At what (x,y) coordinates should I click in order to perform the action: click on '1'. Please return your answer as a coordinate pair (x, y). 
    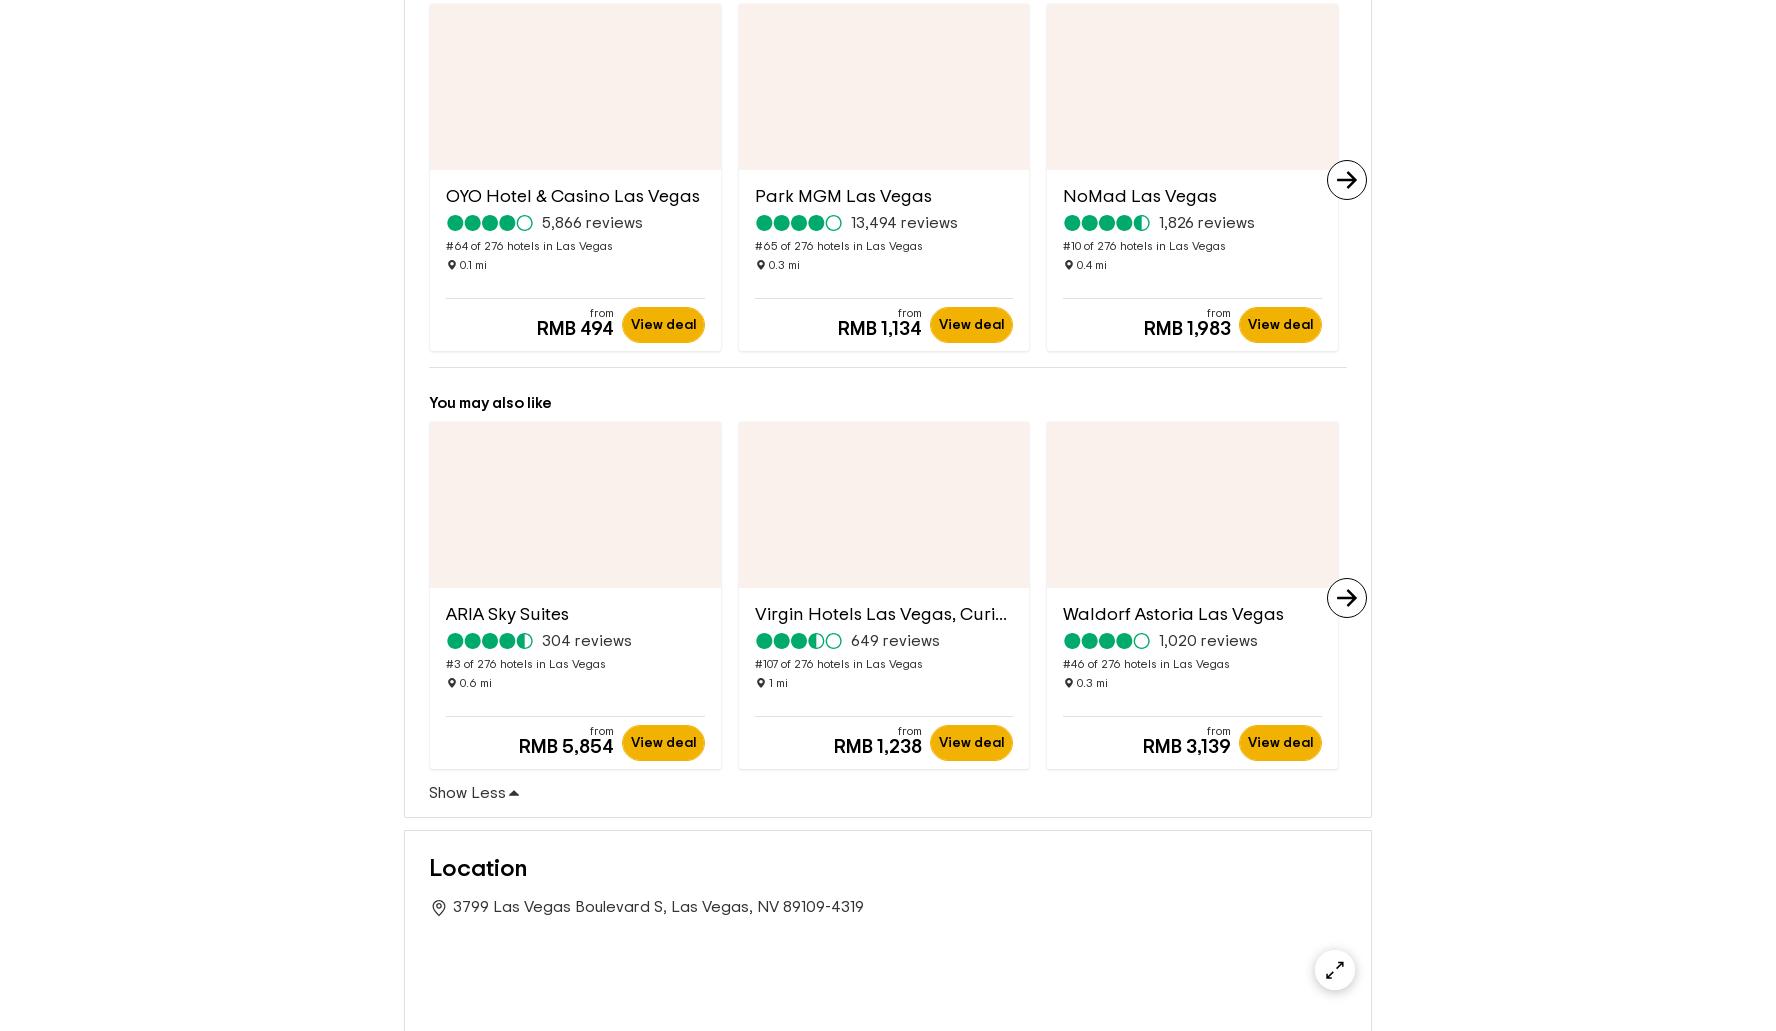
    Looking at the image, I should click on (769, 650).